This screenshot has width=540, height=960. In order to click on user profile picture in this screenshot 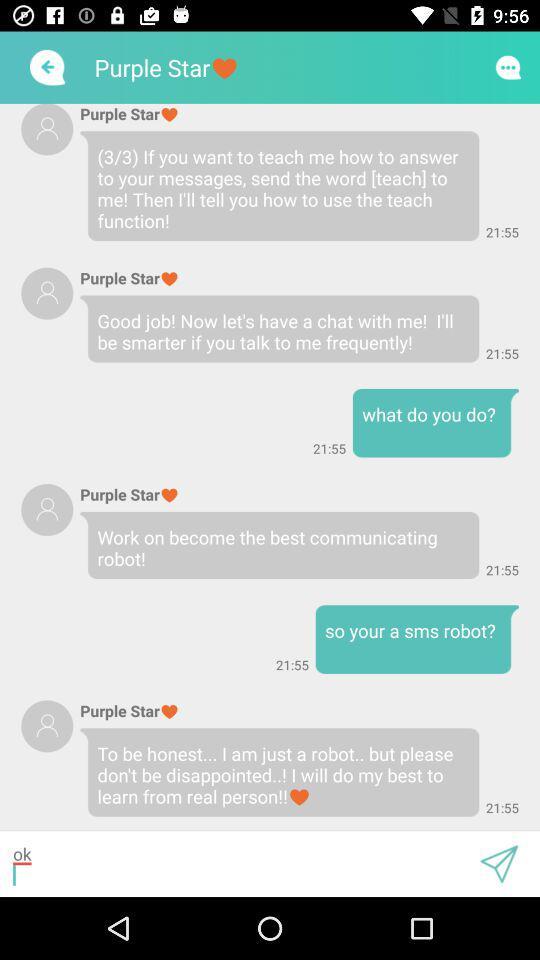, I will do `click(47, 292)`.